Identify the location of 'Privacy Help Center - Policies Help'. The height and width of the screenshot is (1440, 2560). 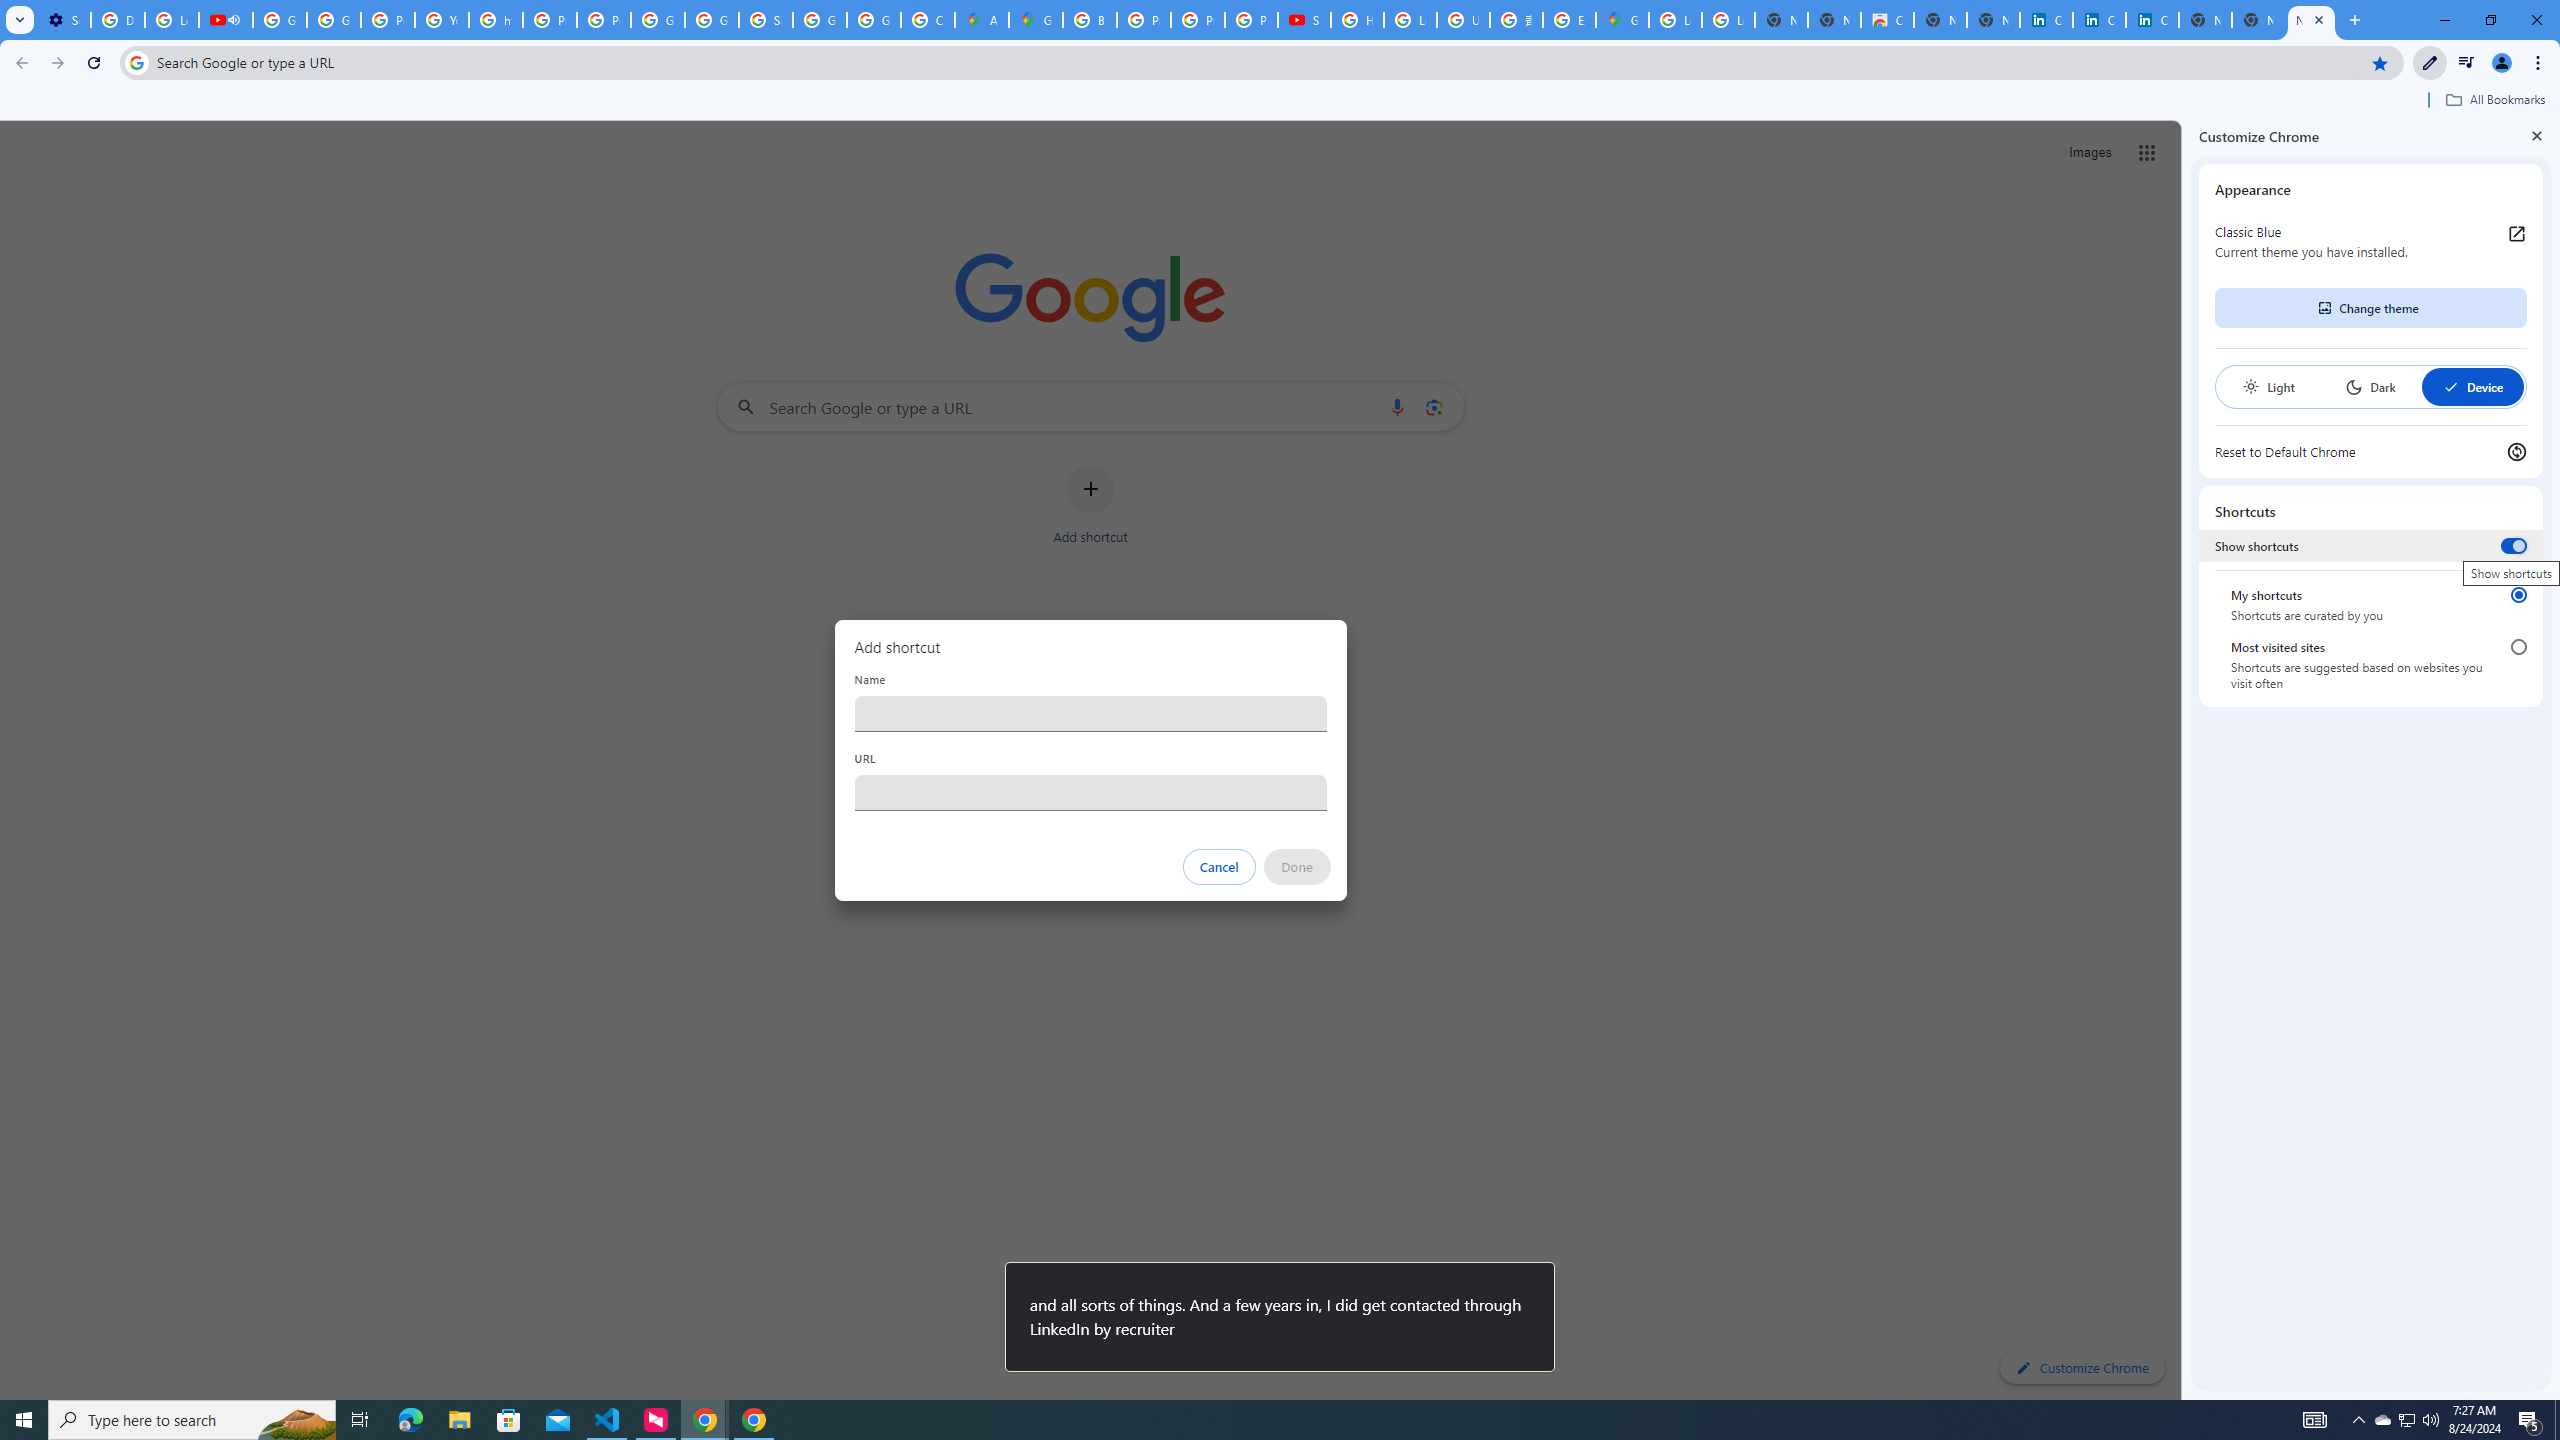
(1198, 19).